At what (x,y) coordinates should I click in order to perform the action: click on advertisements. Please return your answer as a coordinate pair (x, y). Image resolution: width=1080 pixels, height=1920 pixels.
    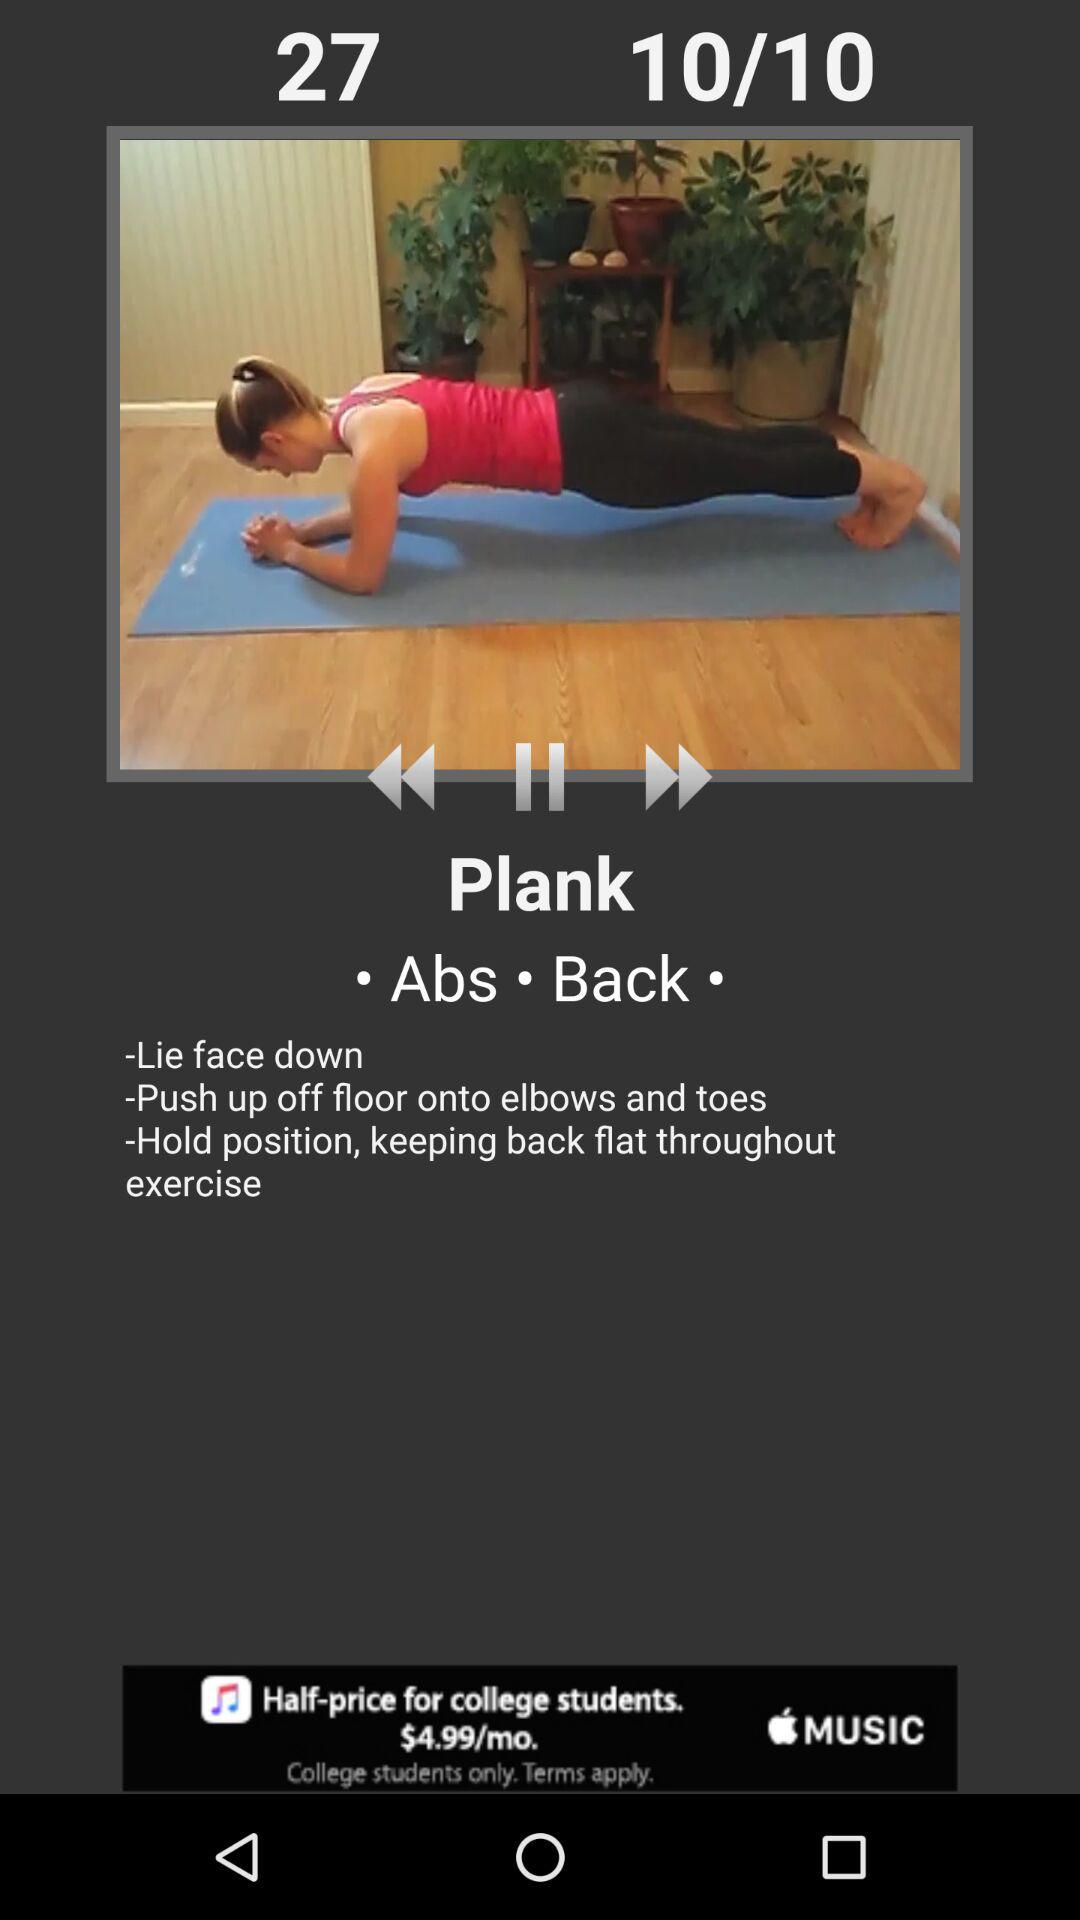
    Looking at the image, I should click on (540, 1727).